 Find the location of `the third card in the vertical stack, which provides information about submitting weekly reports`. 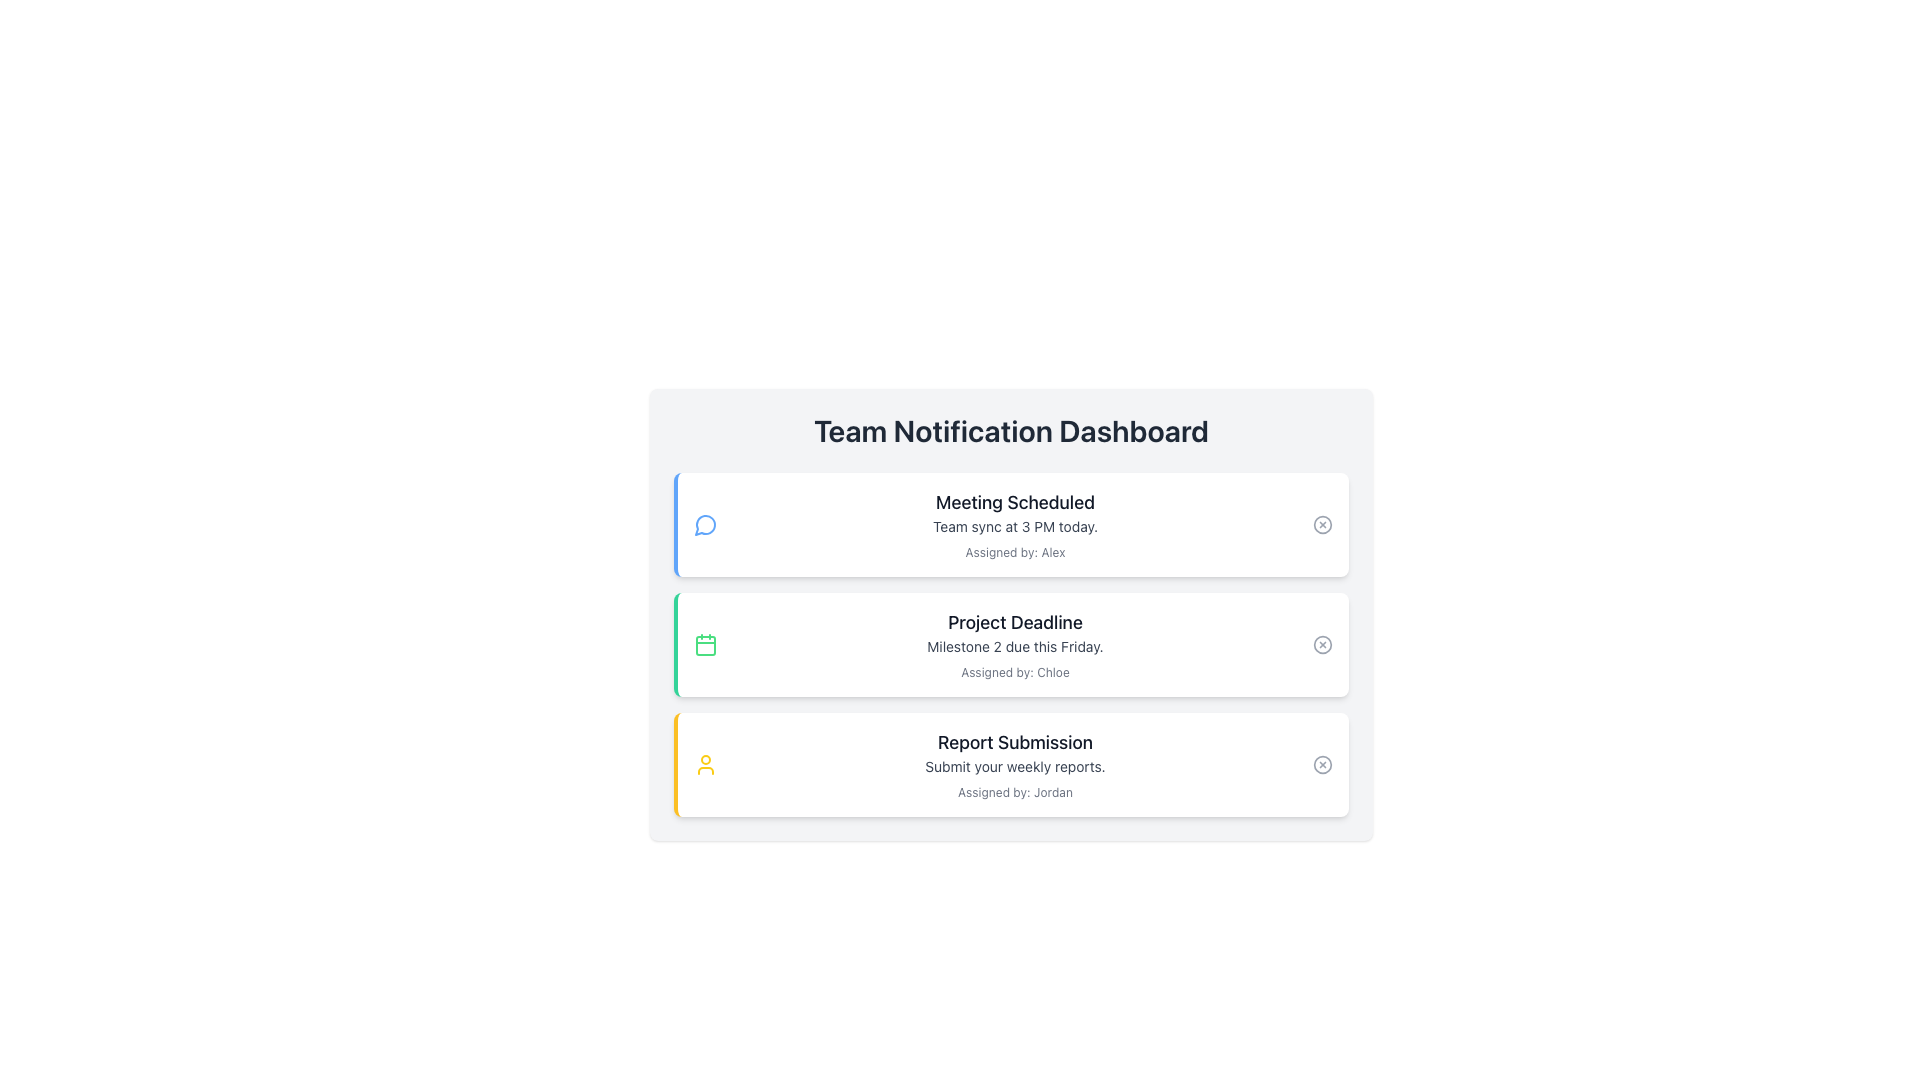

the third card in the vertical stack, which provides information about submitting weekly reports is located at coordinates (1011, 764).